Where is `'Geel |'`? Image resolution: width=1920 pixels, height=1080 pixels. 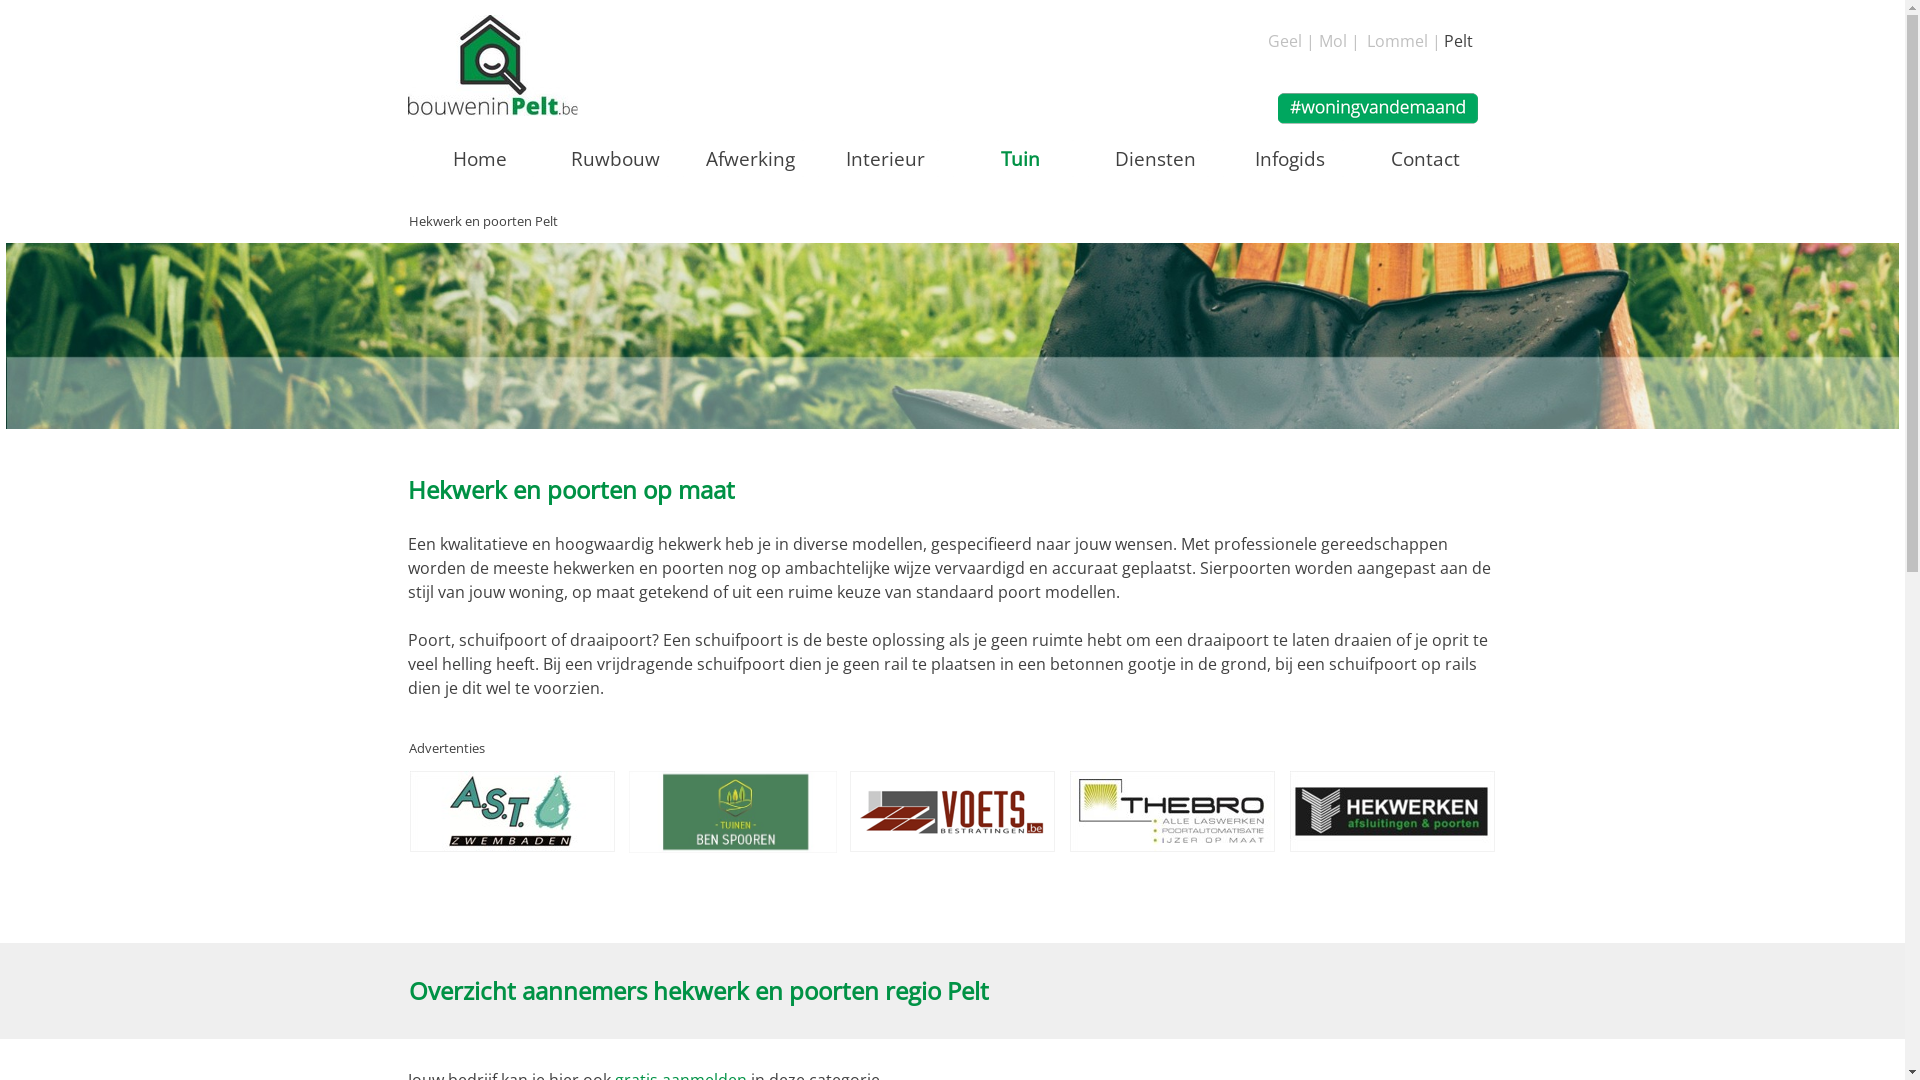 'Geel |' is located at coordinates (1291, 41).